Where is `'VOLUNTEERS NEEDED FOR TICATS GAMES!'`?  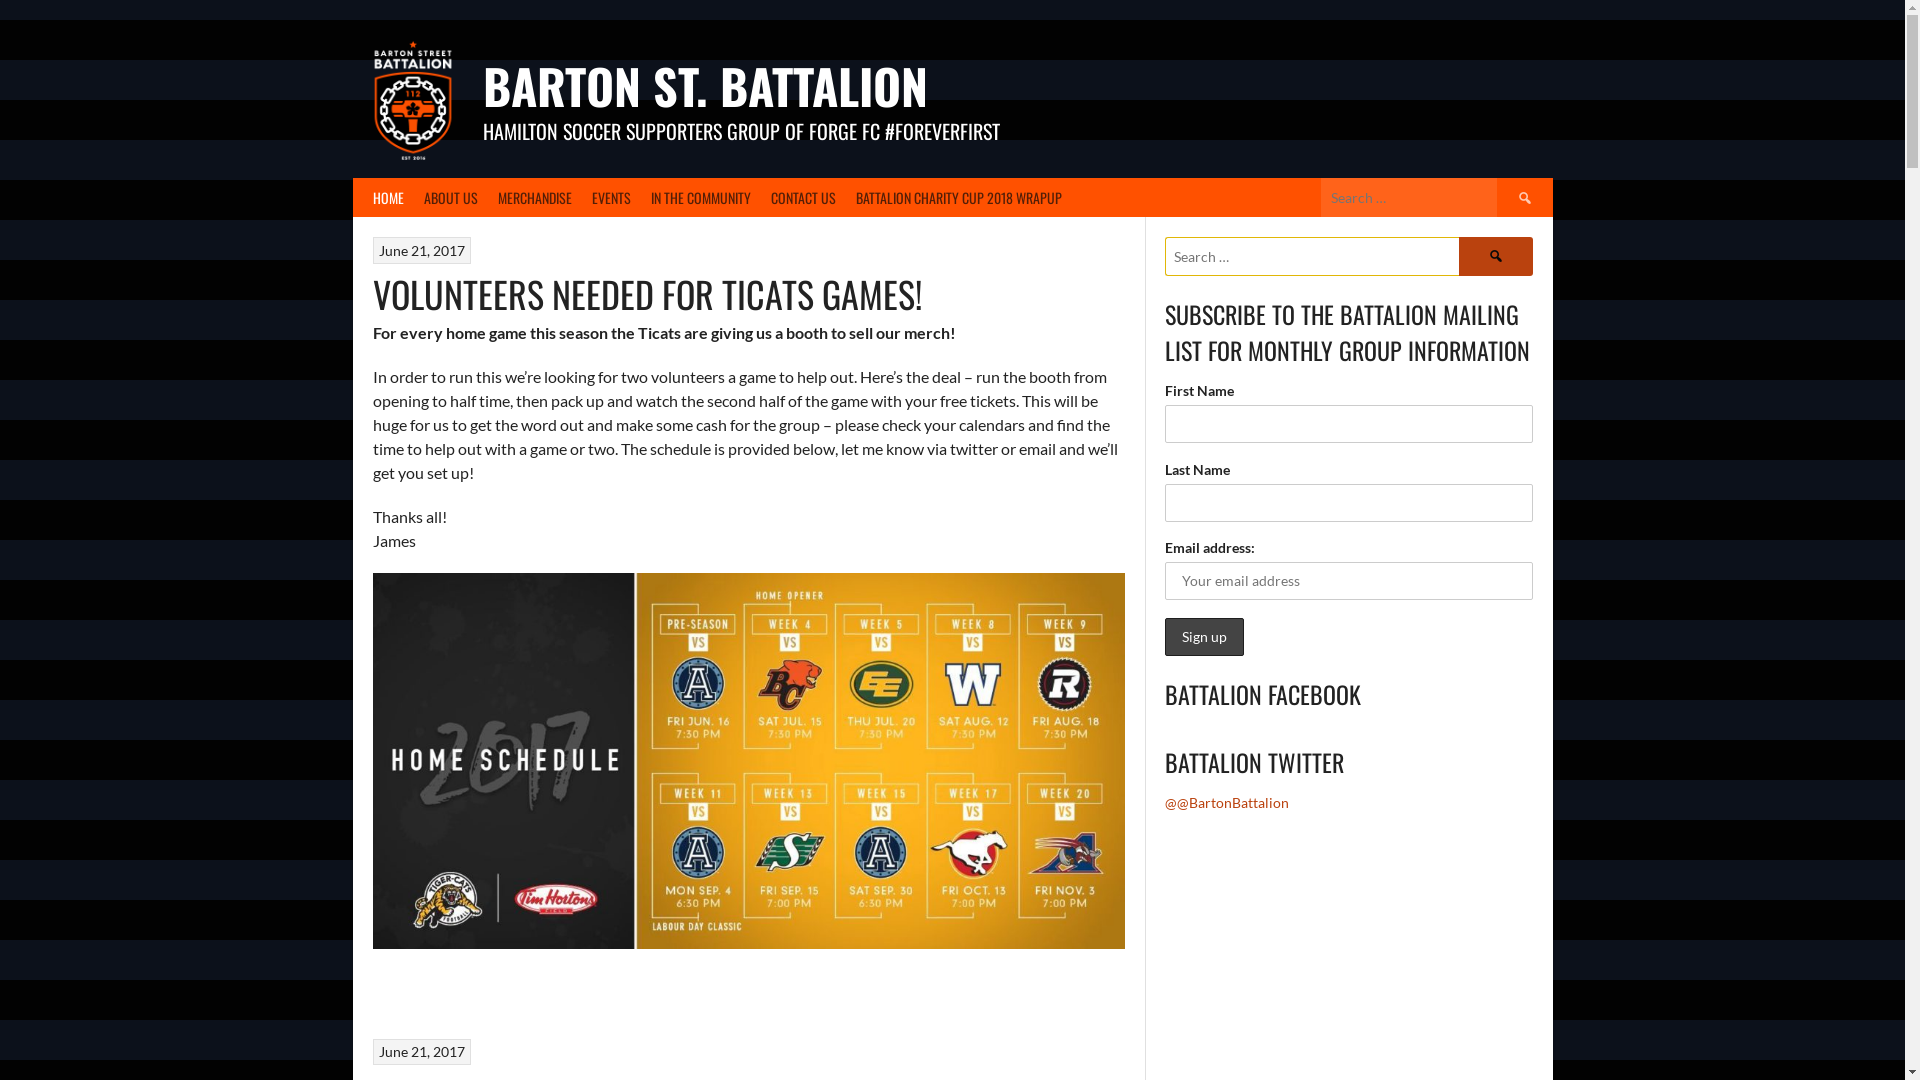
'VOLUNTEERS NEEDED FOR TICATS GAMES!' is located at coordinates (646, 292).